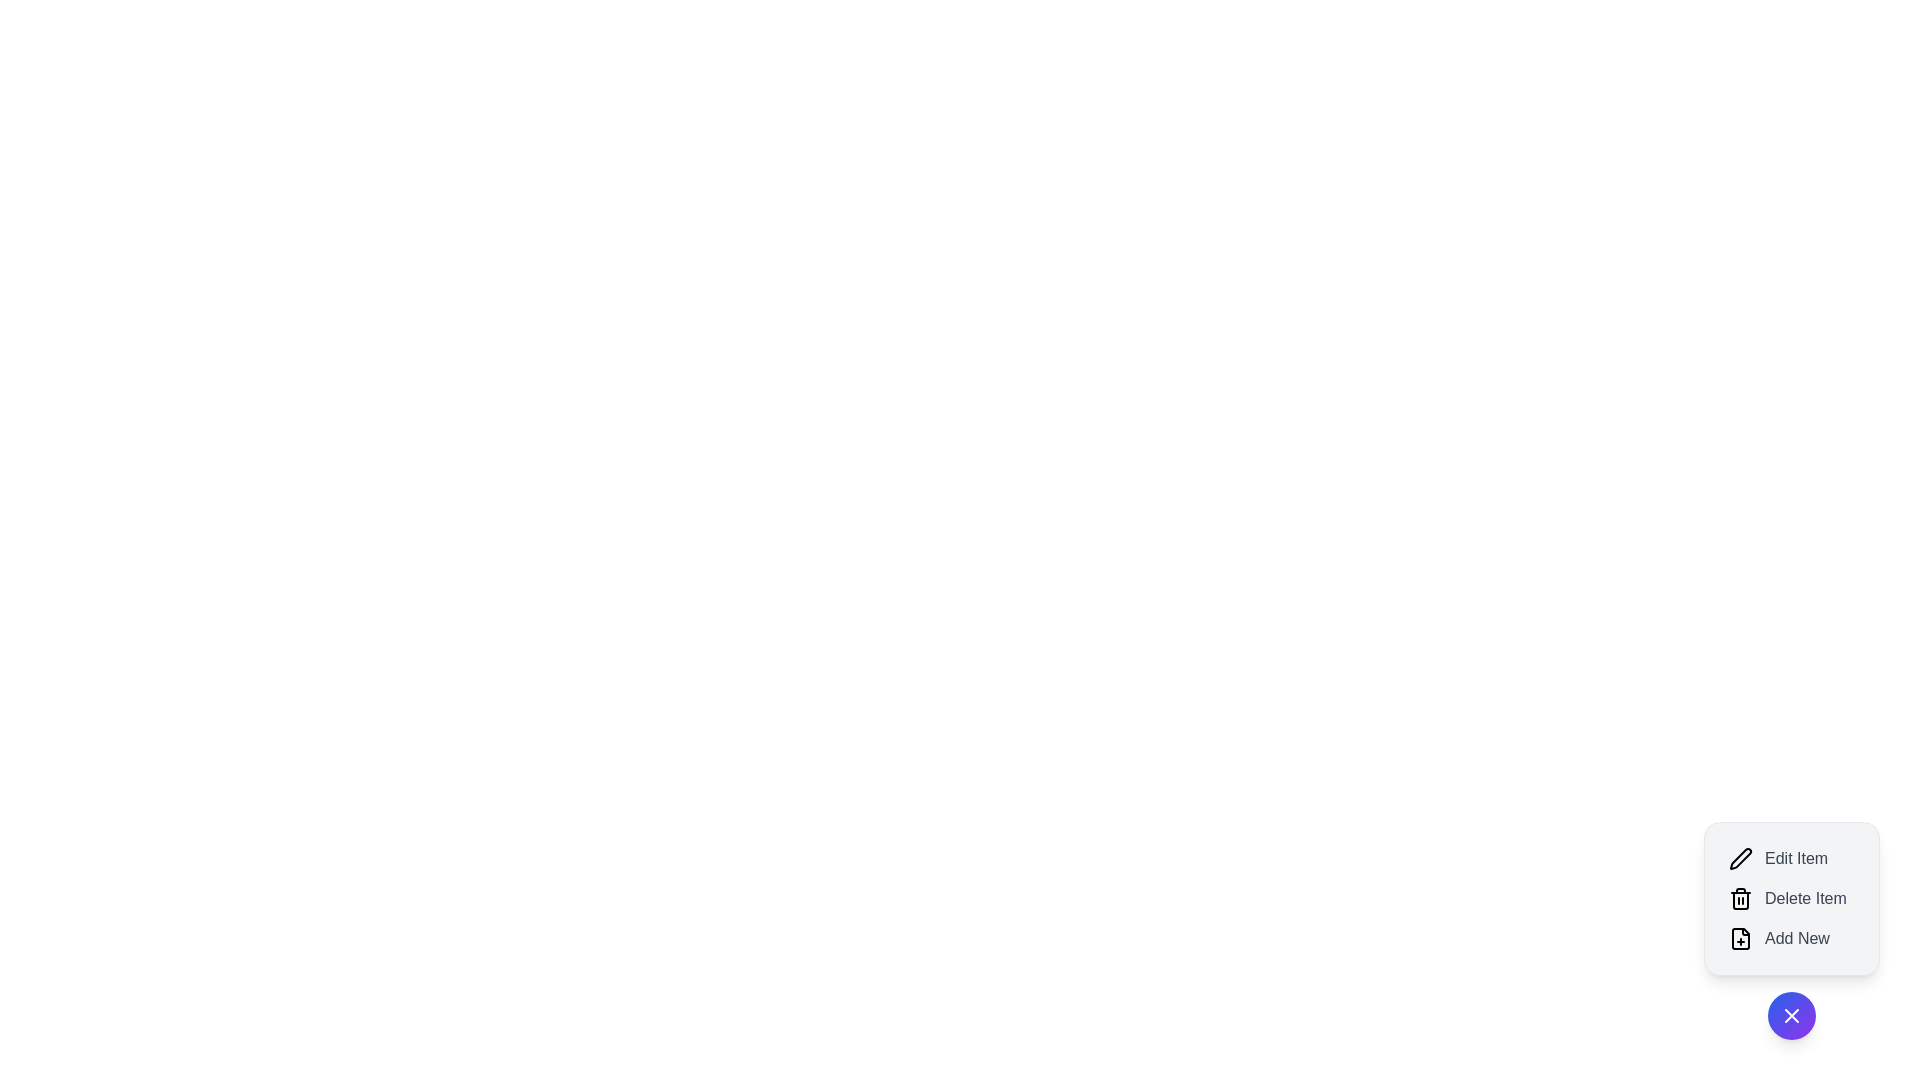 The image size is (1920, 1080). I want to click on the 'Add New' button, so click(1791, 938).